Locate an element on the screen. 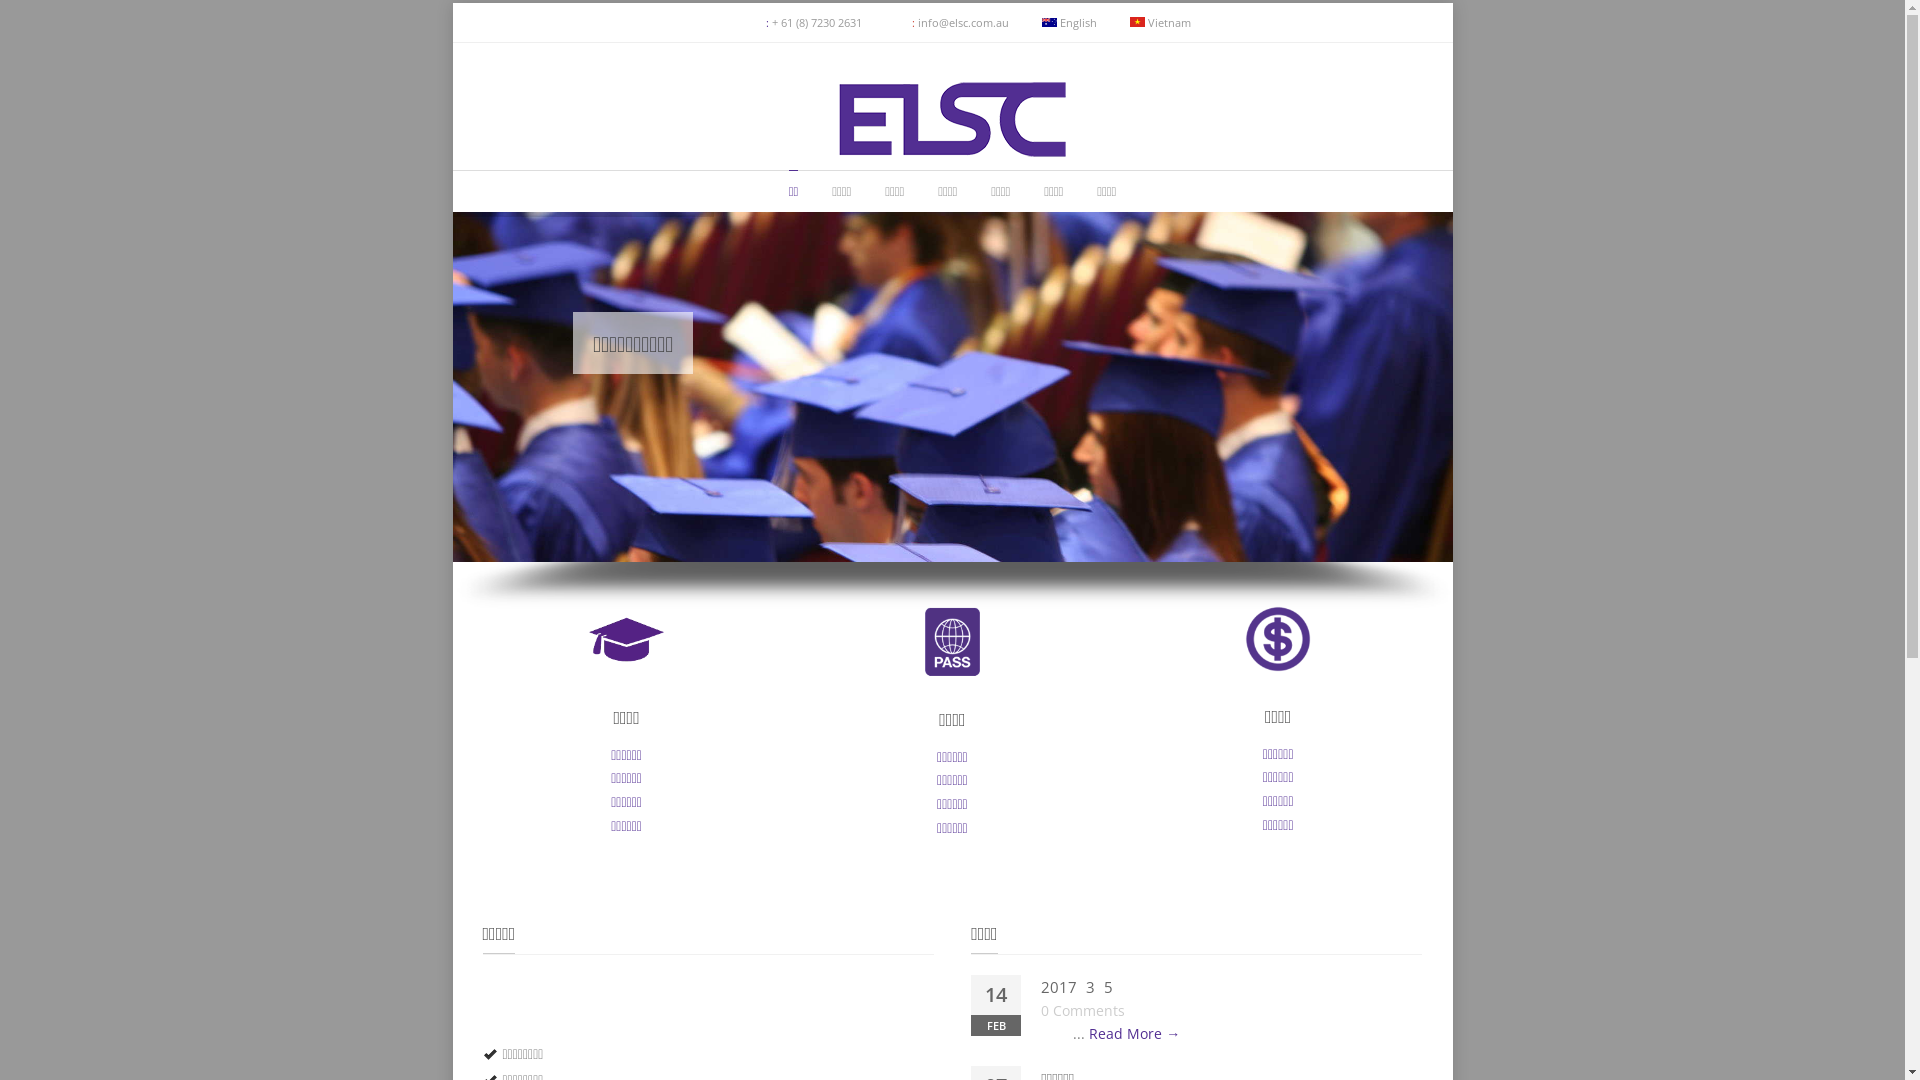 This screenshot has width=1920, height=1080. 'English' is located at coordinates (1068, 22).